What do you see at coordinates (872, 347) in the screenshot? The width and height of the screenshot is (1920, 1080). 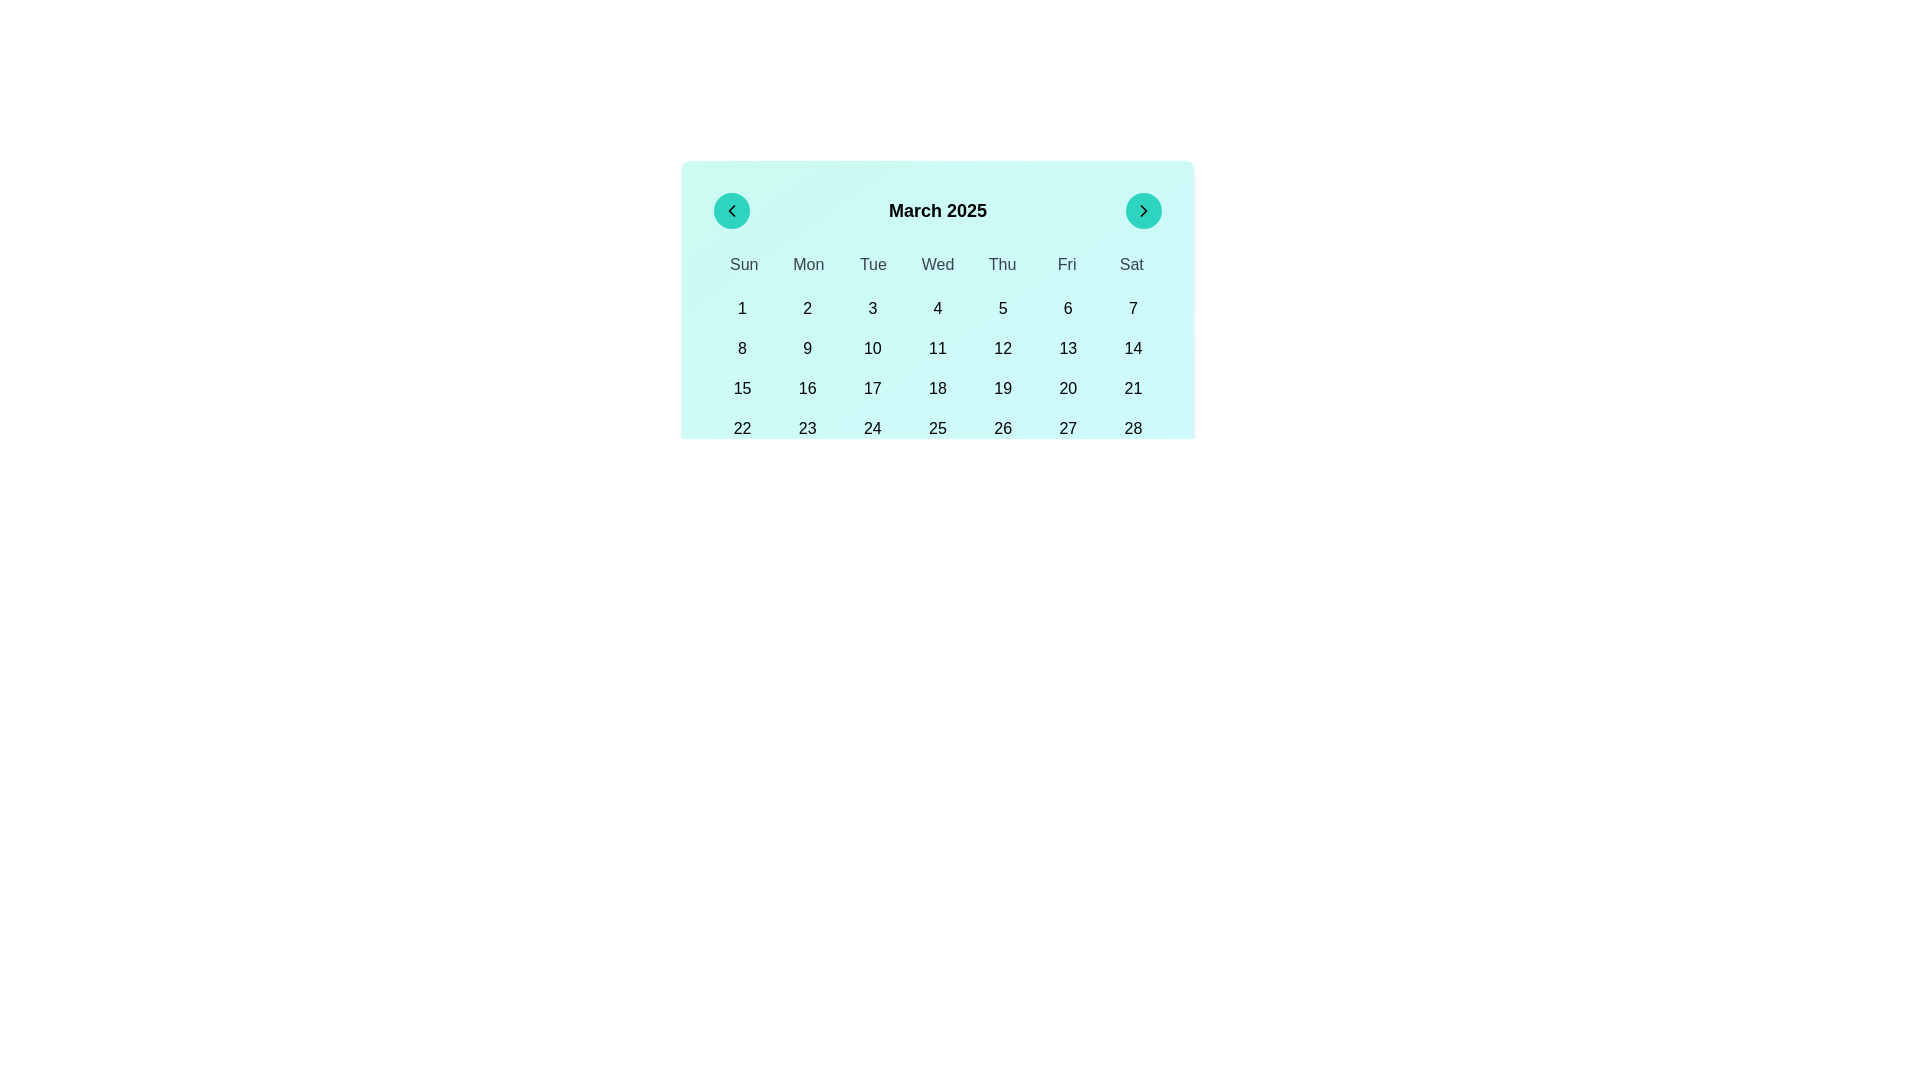 I see `the selectable date button for the 10th day of the month` at bounding box center [872, 347].